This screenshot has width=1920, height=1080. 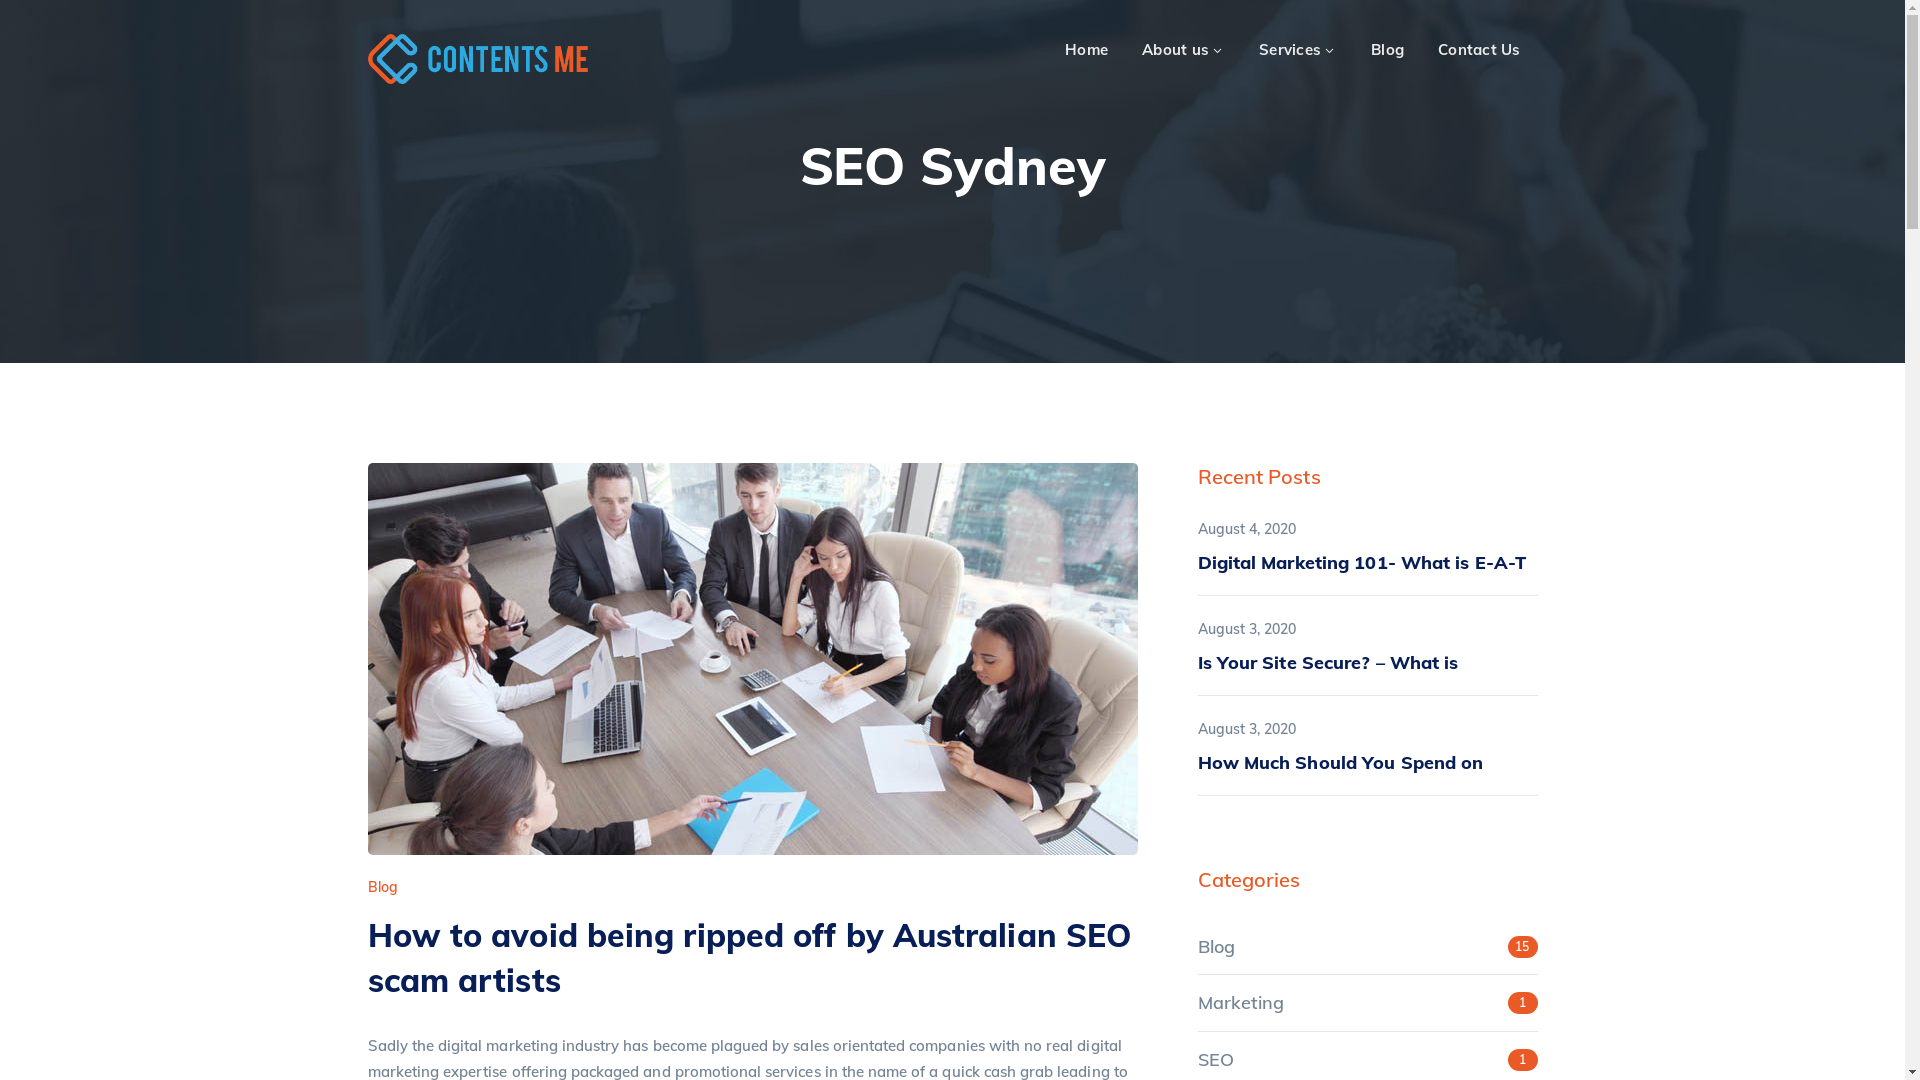 What do you see at coordinates (1361, 562) in the screenshot?
I see `'Digital Marketing 101- What is E-A-T'` at bounding box center [1361, 562].